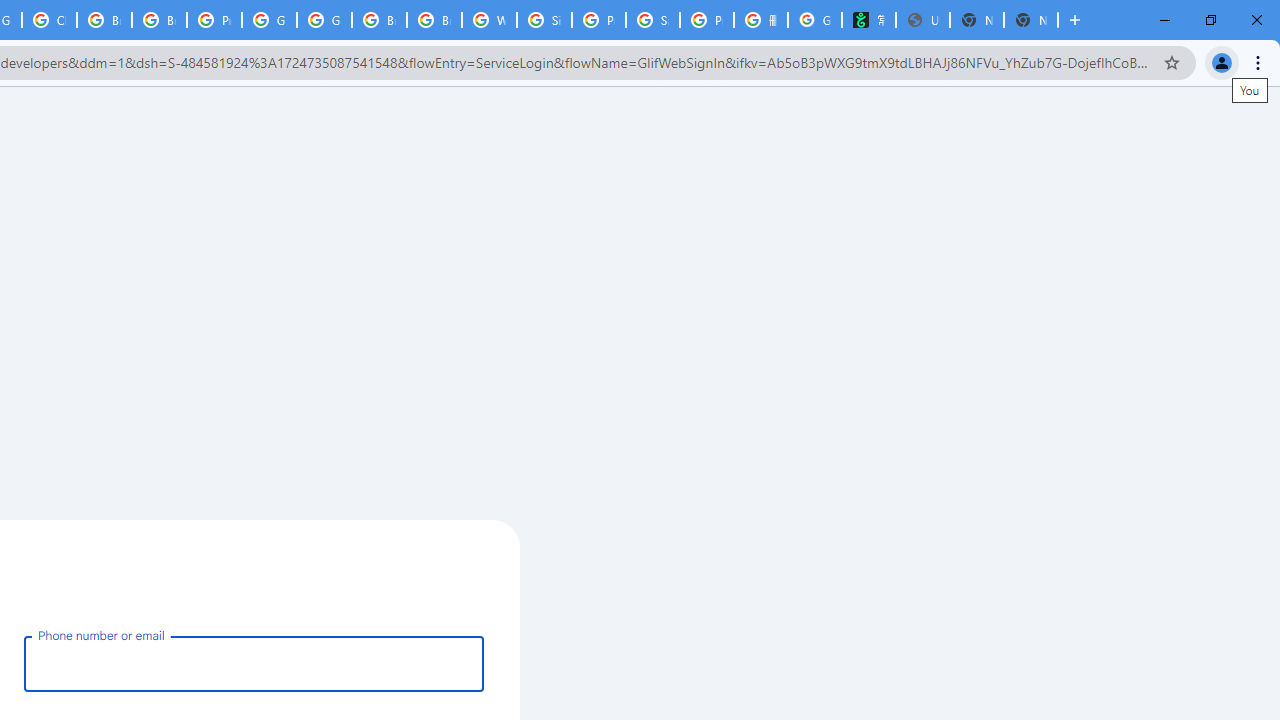 This screenshot has width=1280, height=720. I want to click on 'New Tab', so click(1074, 20).